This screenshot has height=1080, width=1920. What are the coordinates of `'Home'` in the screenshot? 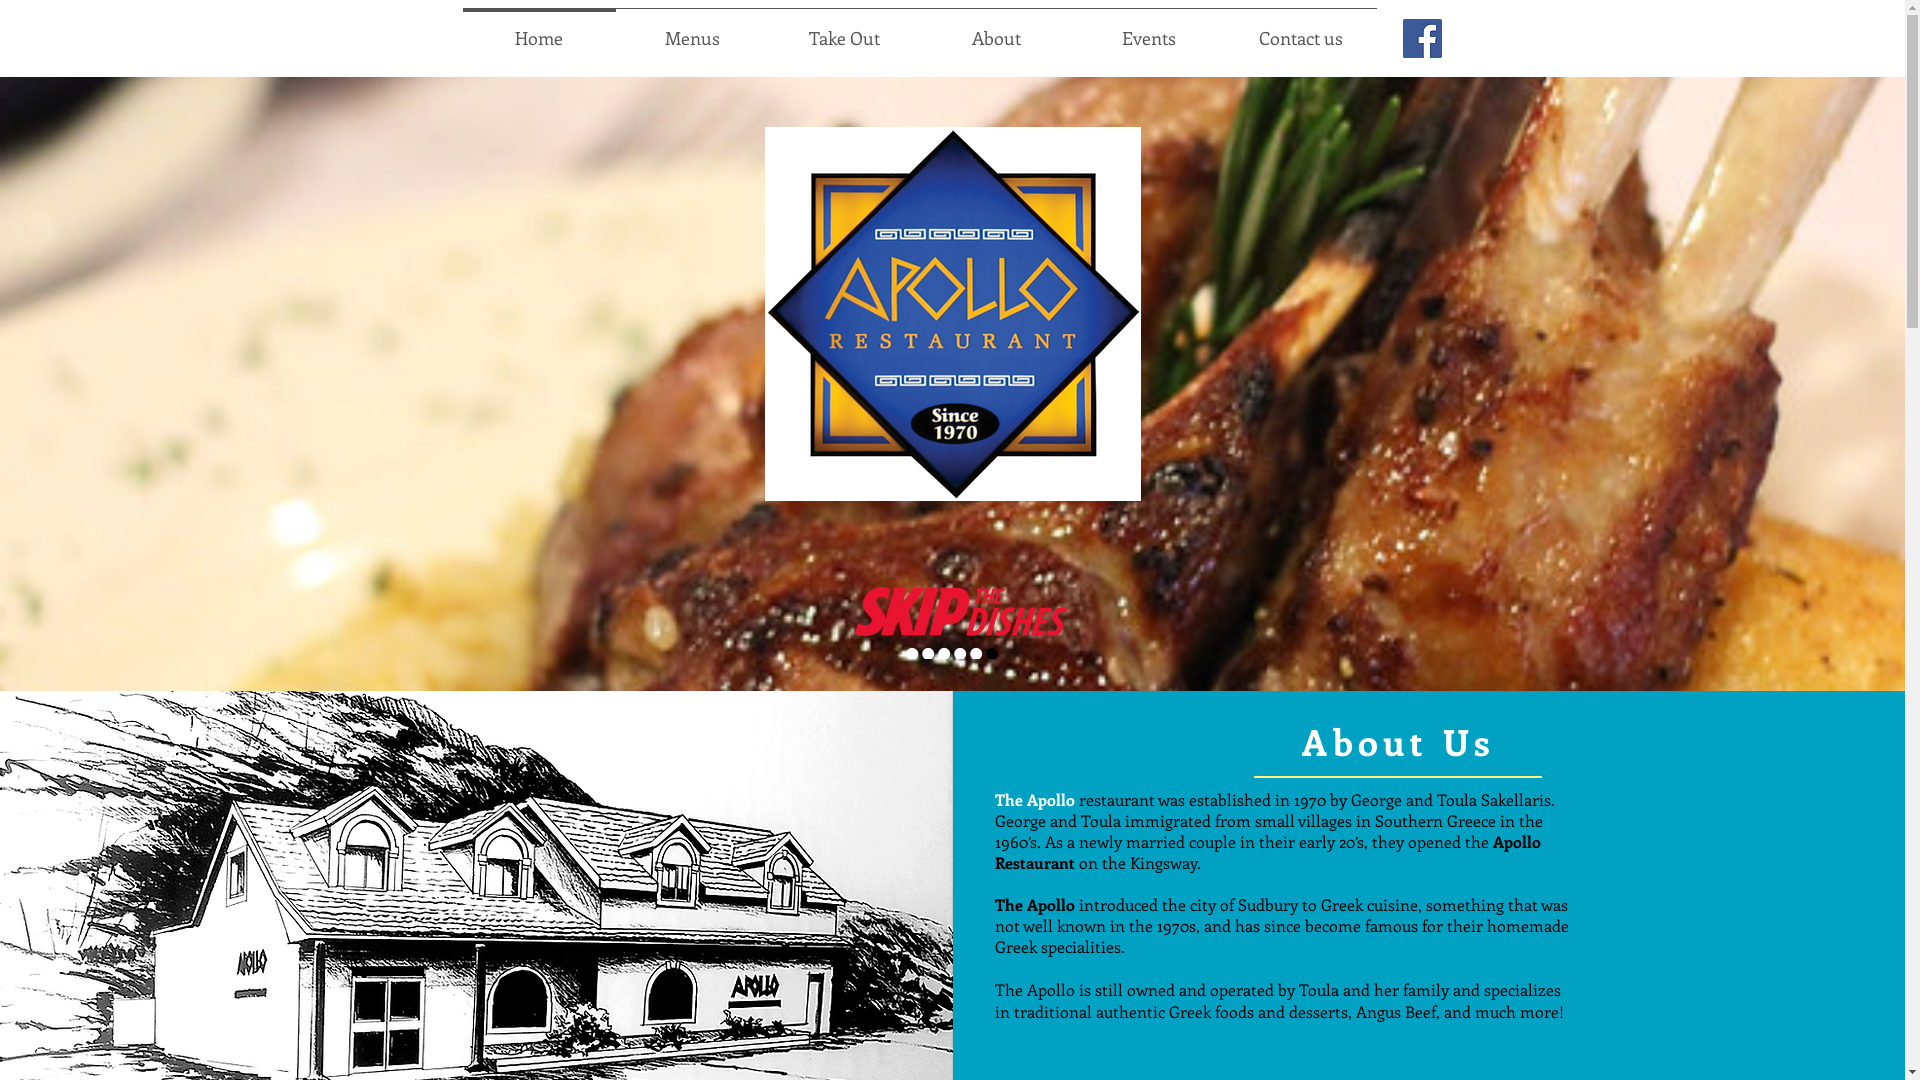 It's located at (538, 29).